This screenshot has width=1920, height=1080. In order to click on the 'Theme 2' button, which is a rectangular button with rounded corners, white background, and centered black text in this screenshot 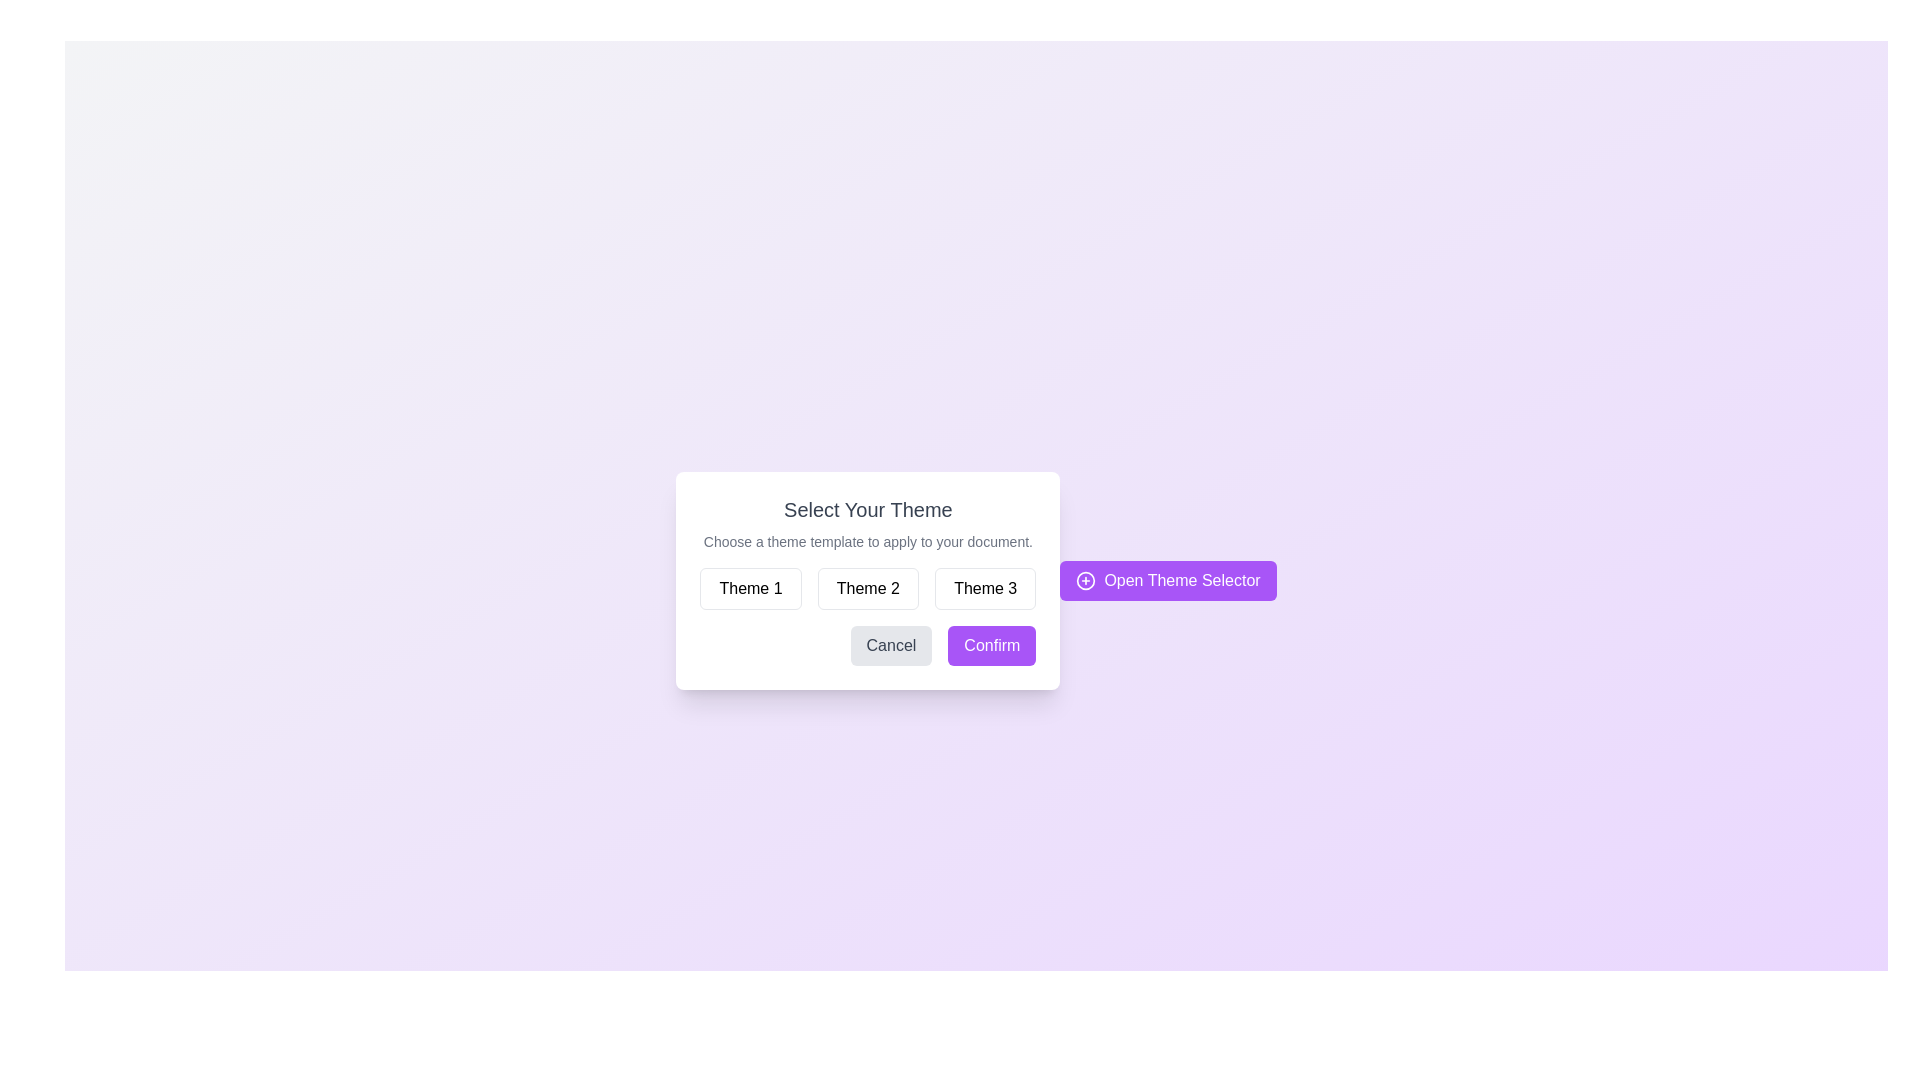, I will do `click(868, 588)`.